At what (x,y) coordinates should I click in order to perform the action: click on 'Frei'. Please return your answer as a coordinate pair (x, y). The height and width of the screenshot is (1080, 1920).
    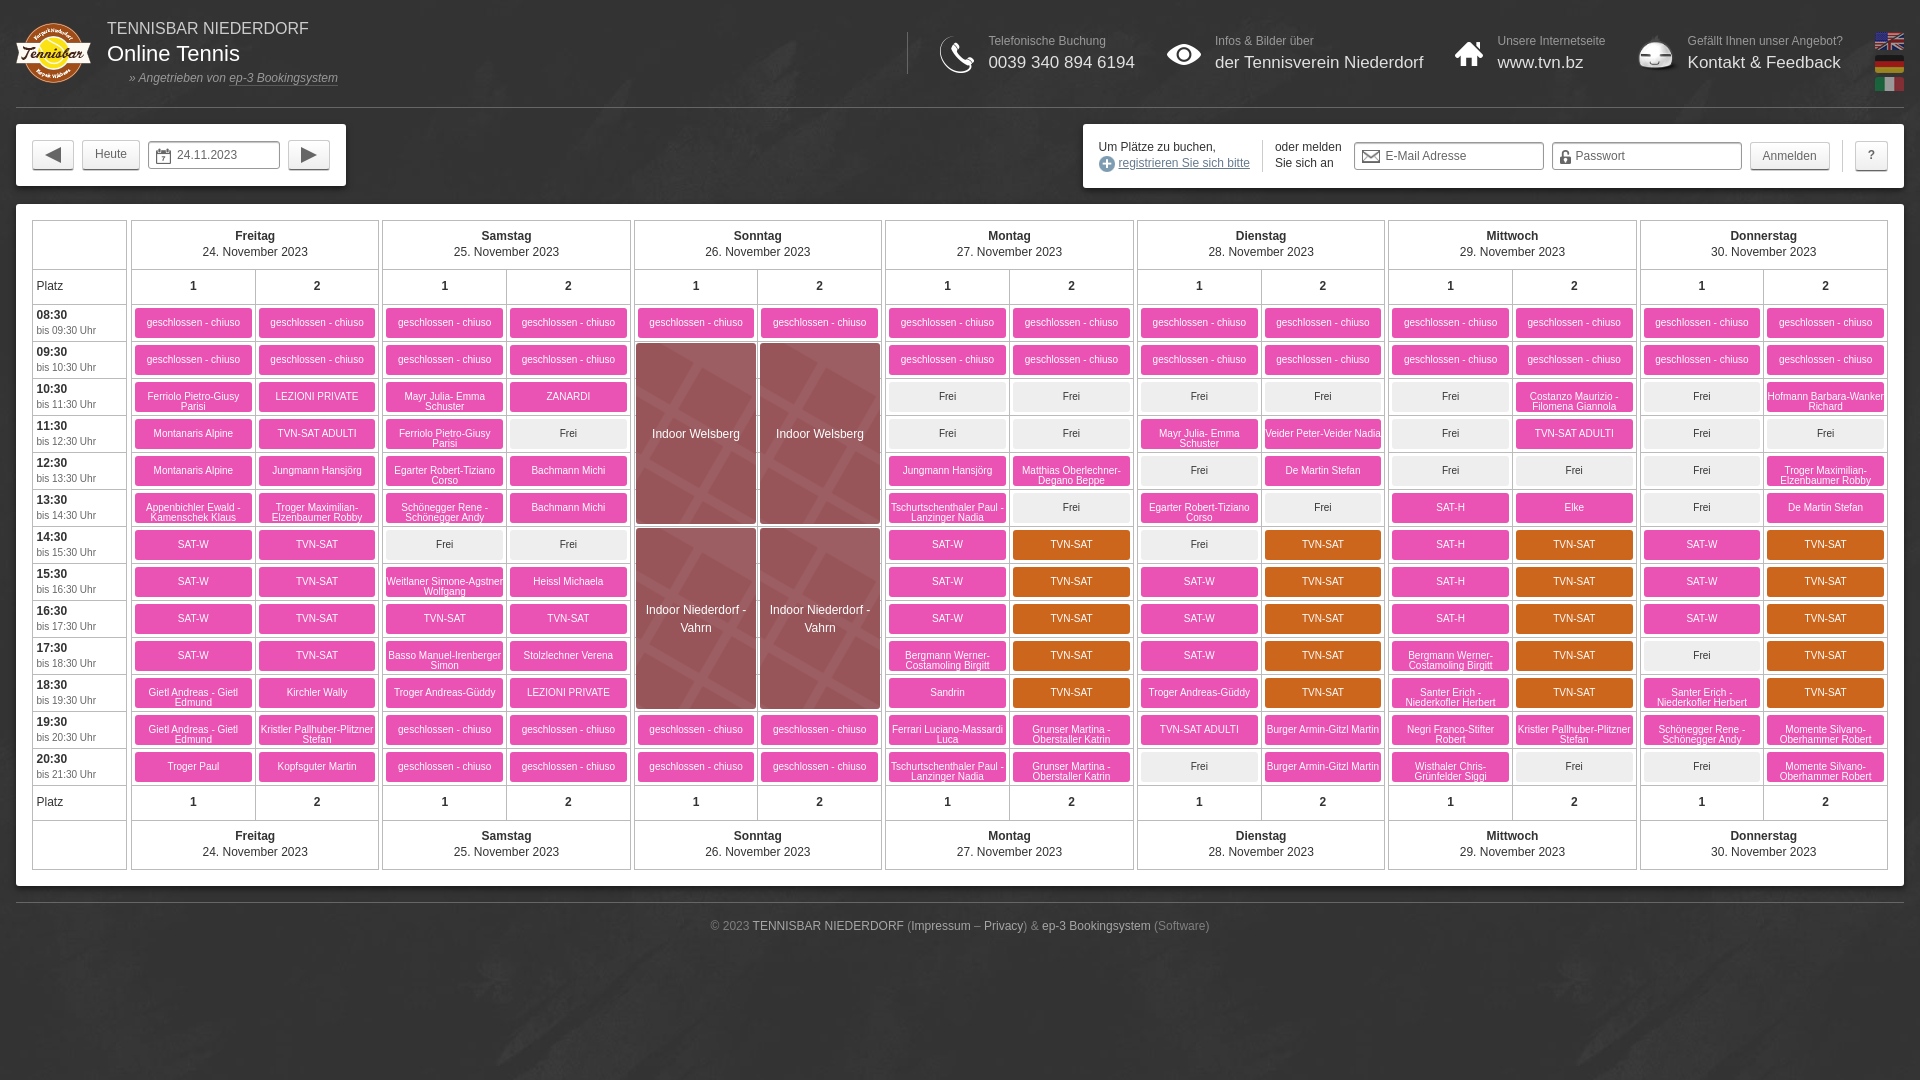
    Looking at the image, I should click on (1643, 397).